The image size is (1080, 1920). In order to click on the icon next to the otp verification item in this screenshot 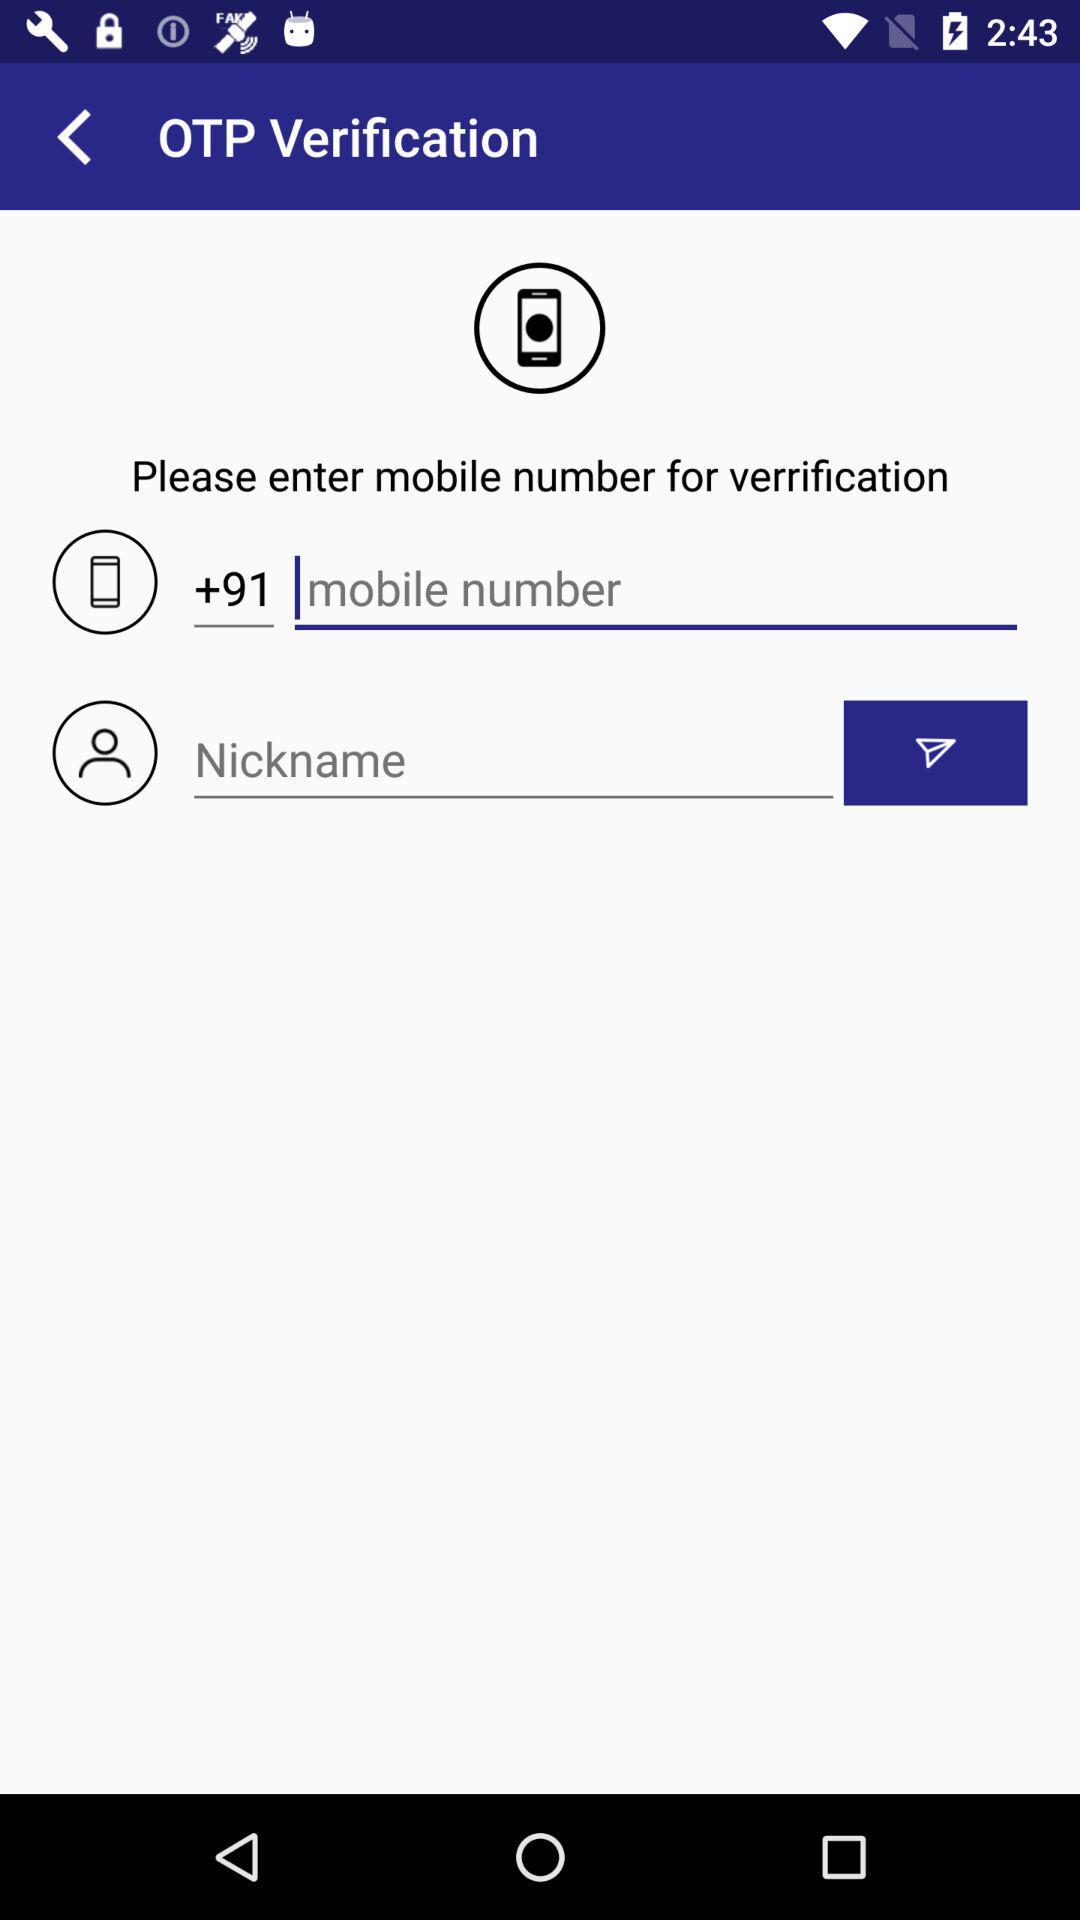, I will do `click(72, 135)`.